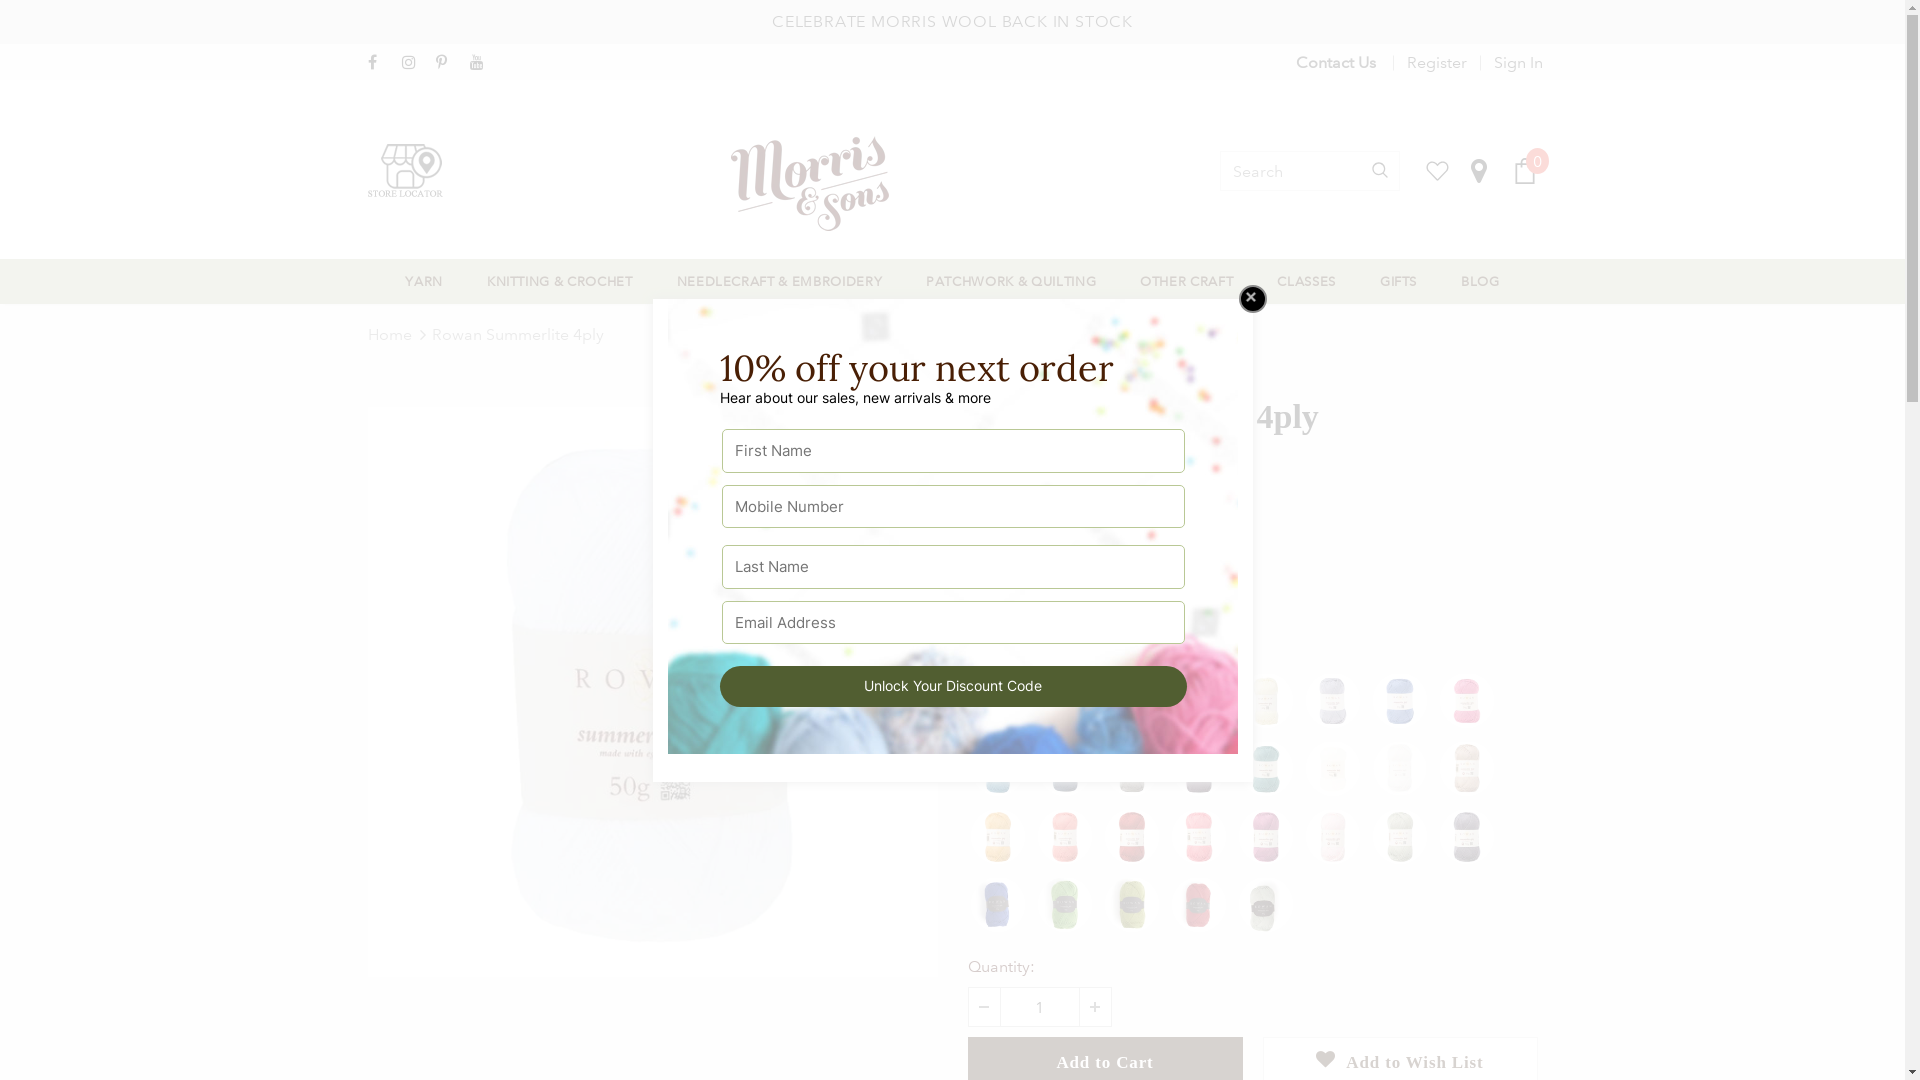 Image resolution: width=1920 pixels, height=1080 pixels. I want to click on '0', so click(1524, 169).